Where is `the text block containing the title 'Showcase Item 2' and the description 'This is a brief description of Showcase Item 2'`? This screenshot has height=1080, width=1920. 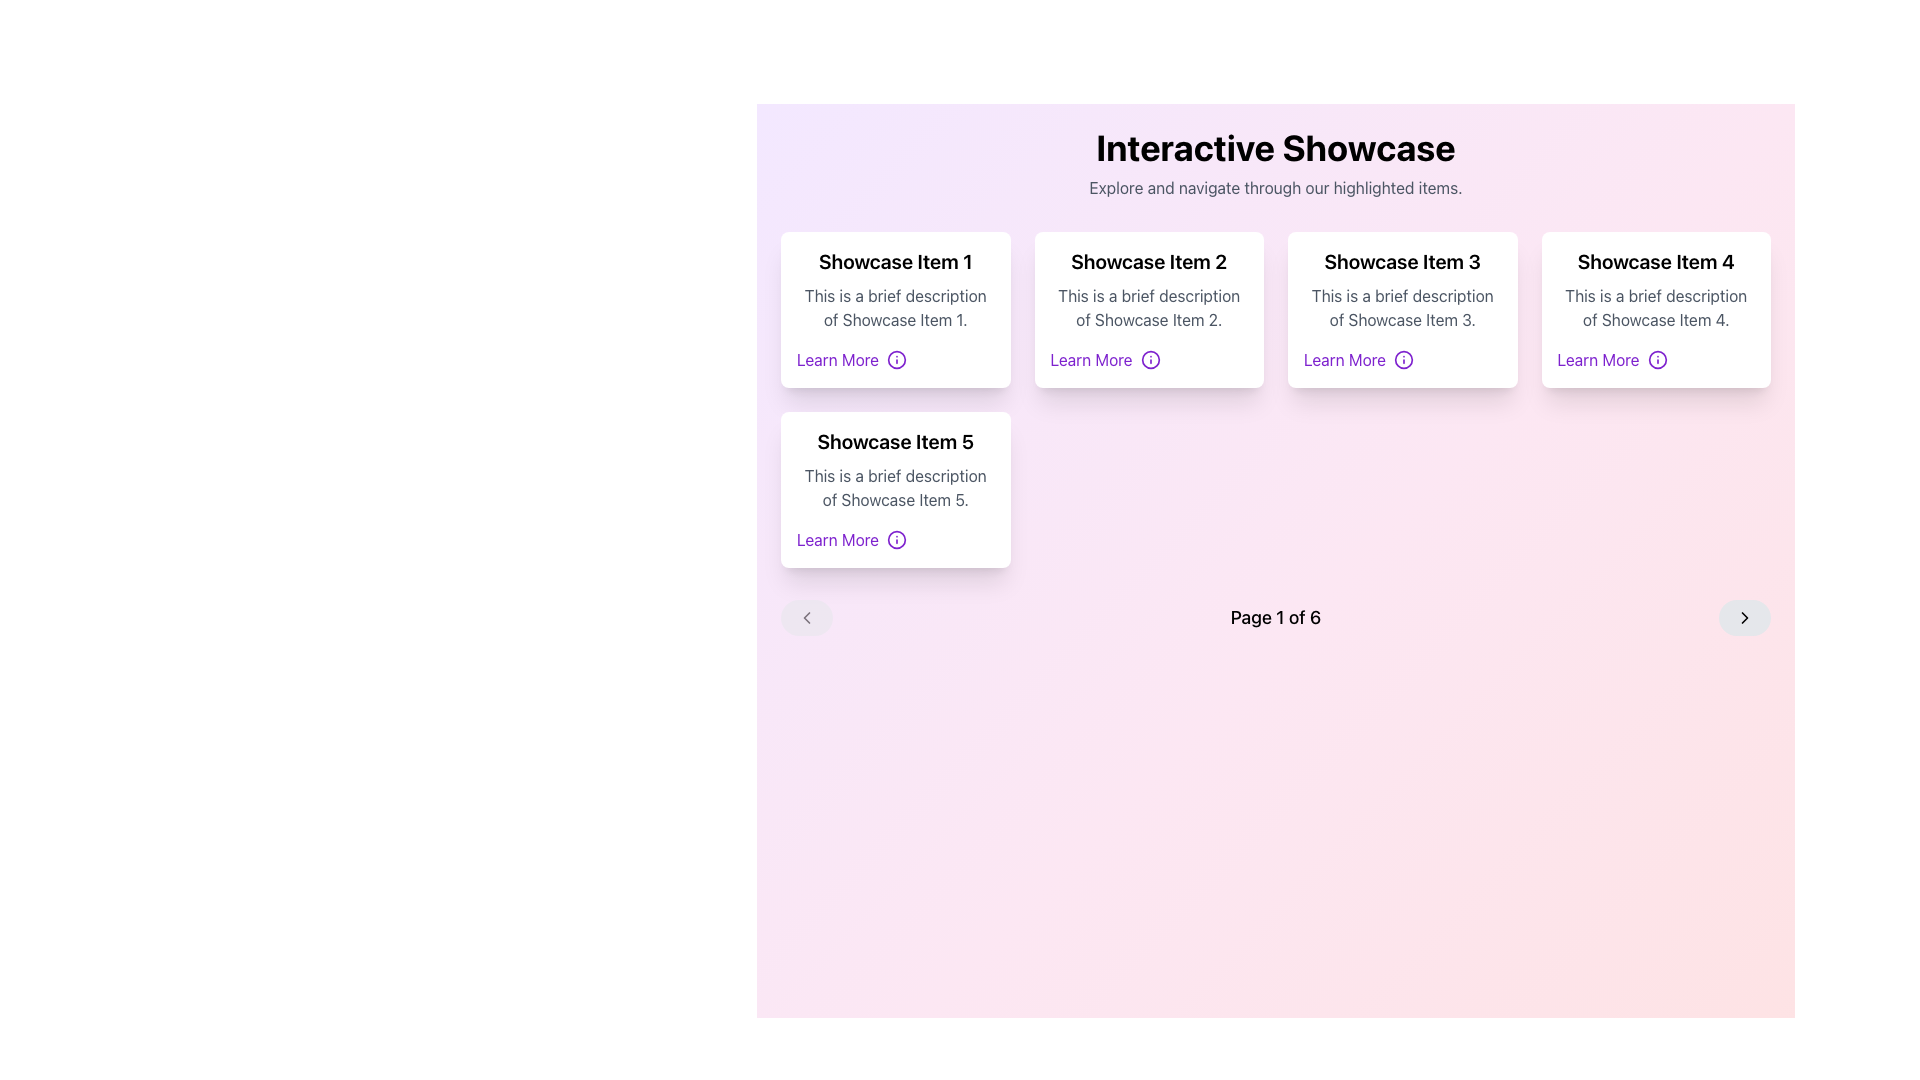 the text block containing the title 'Showcase Item 2' and the description 'This is a brief description of Showcase Item 2' is located at coordinates (1149, 289).